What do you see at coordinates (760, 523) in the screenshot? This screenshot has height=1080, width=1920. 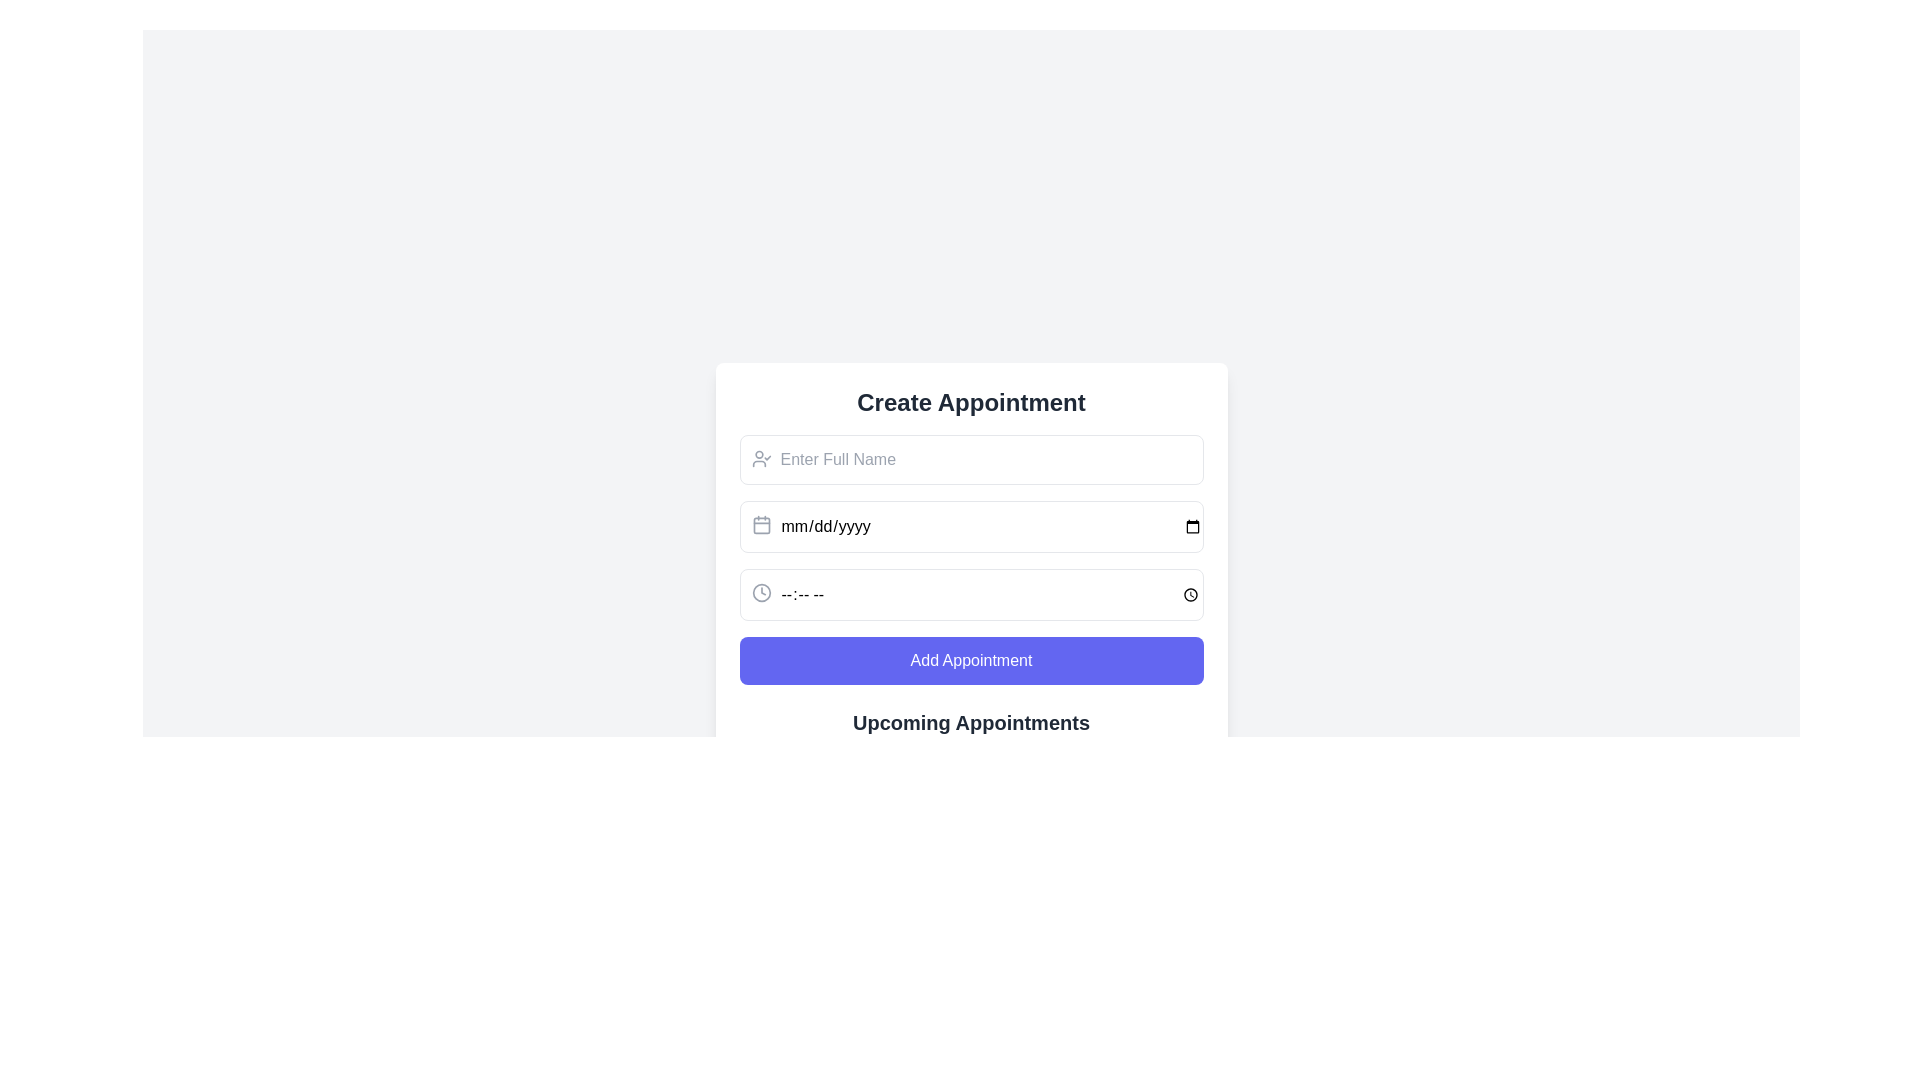 I see `the calendar icon located to the left side of the date field in the 'Create Appointment' section` at bounding box center [760, 523].